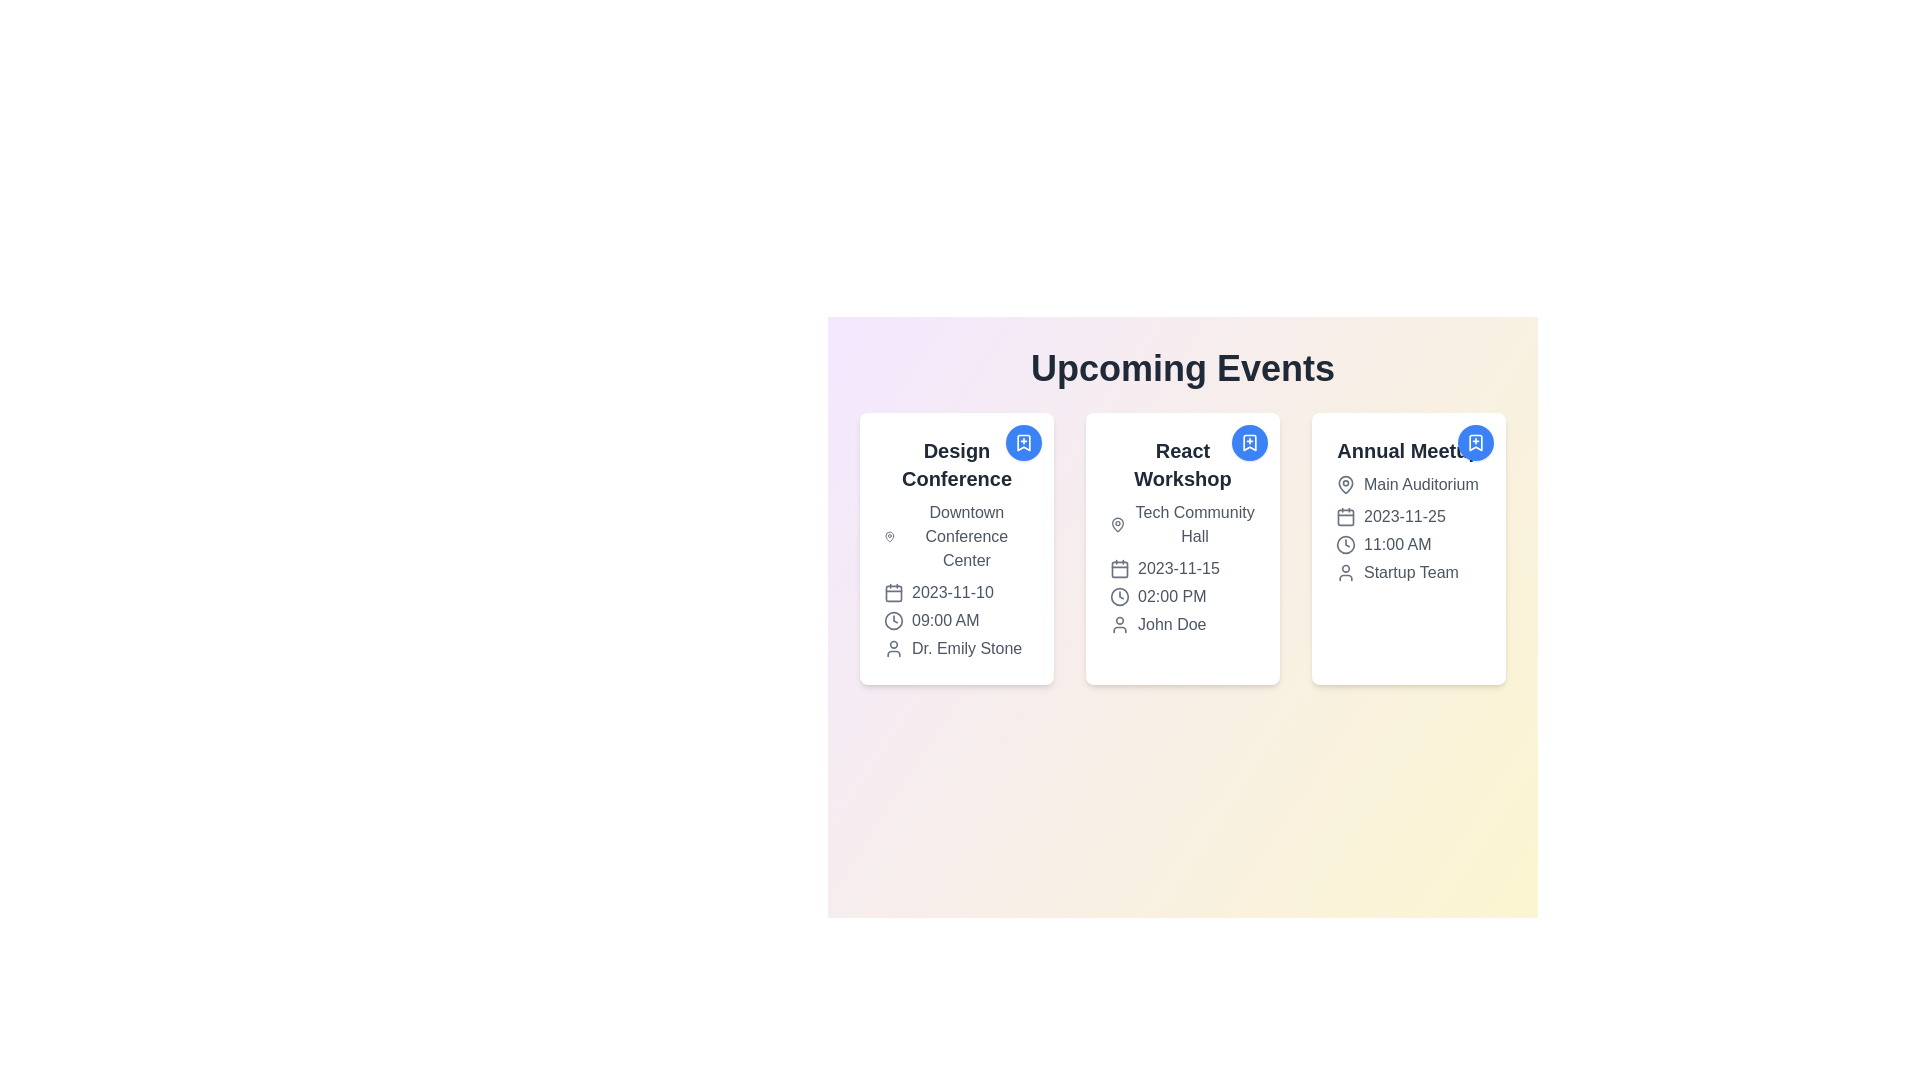  I want to click on the graphic icon resembling a user's profile, located to the left of the text 'Dr. Emily Stone' in the 'Design Conference' event details, so click(892, 648).